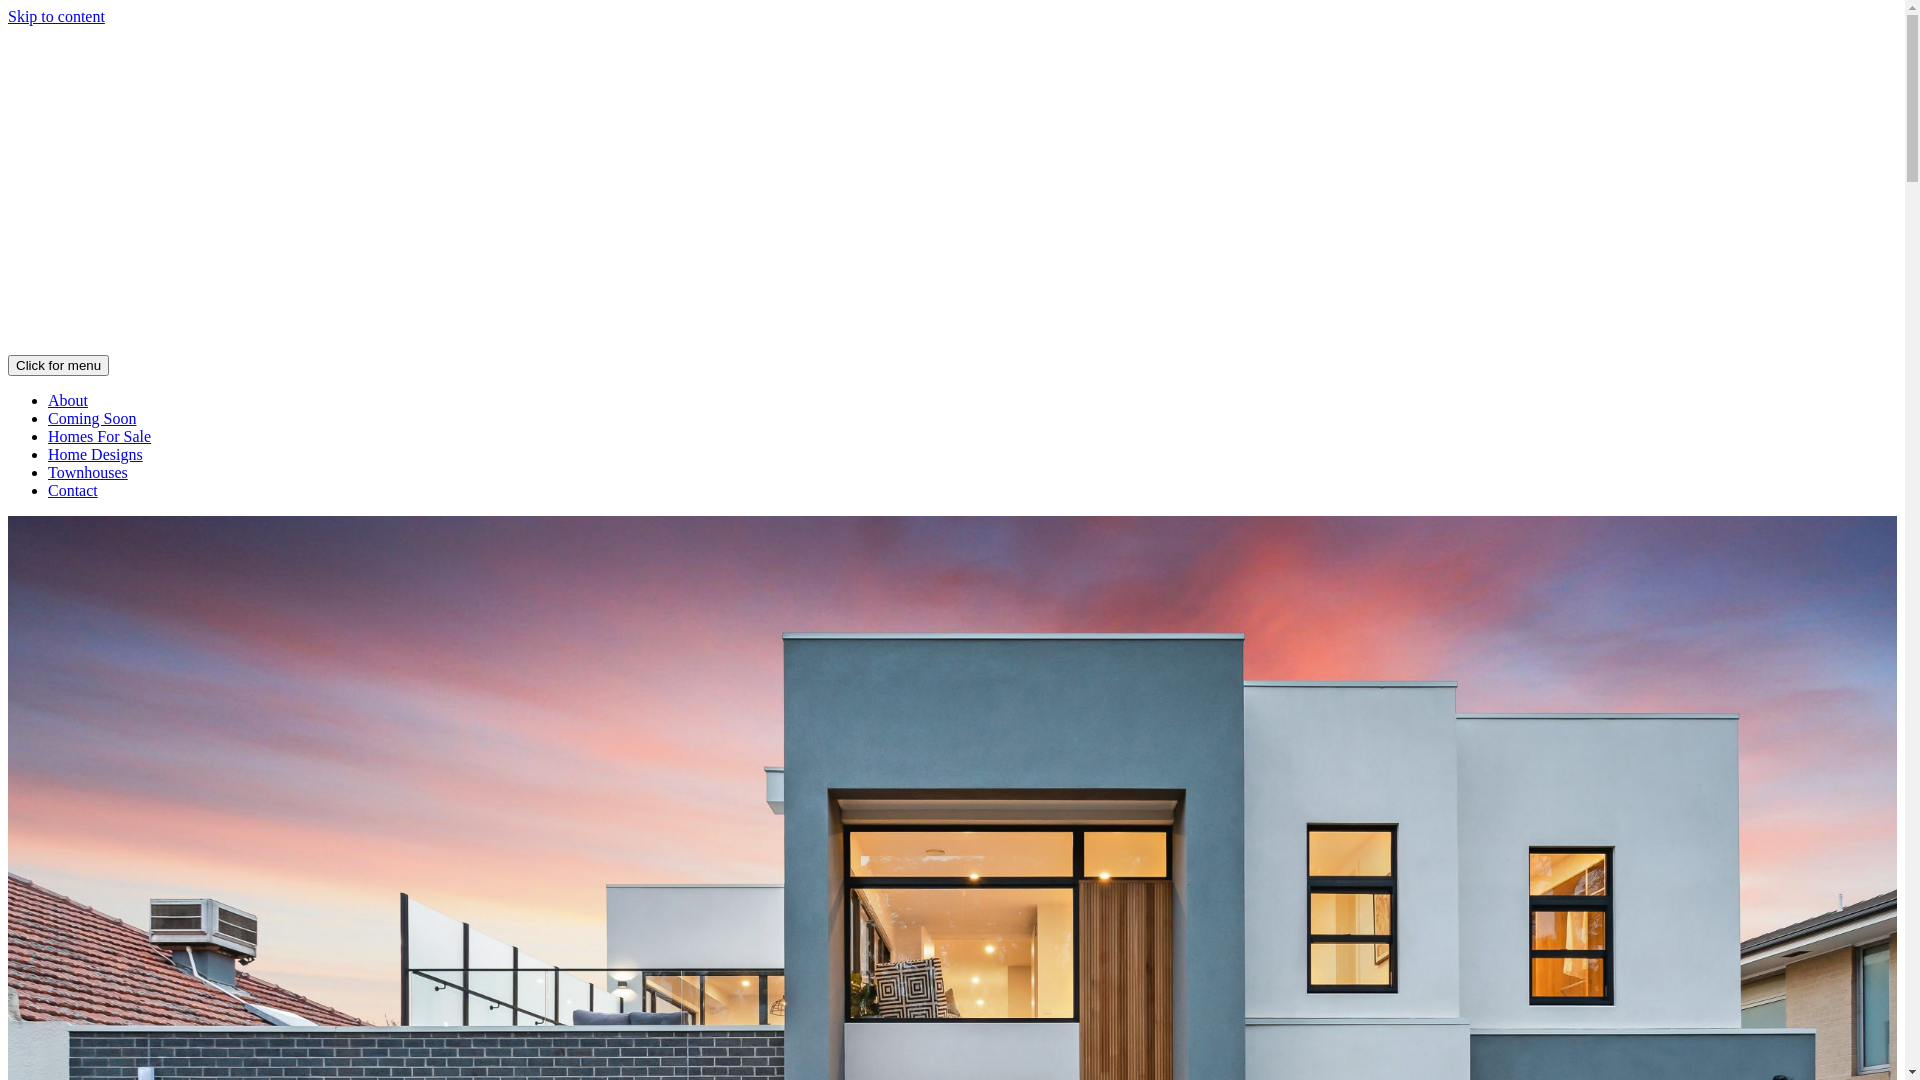  What do you see at coordinates (86, 472) in the screenshot?
I see `'Townhouses'` at bounding box center [86, 472].